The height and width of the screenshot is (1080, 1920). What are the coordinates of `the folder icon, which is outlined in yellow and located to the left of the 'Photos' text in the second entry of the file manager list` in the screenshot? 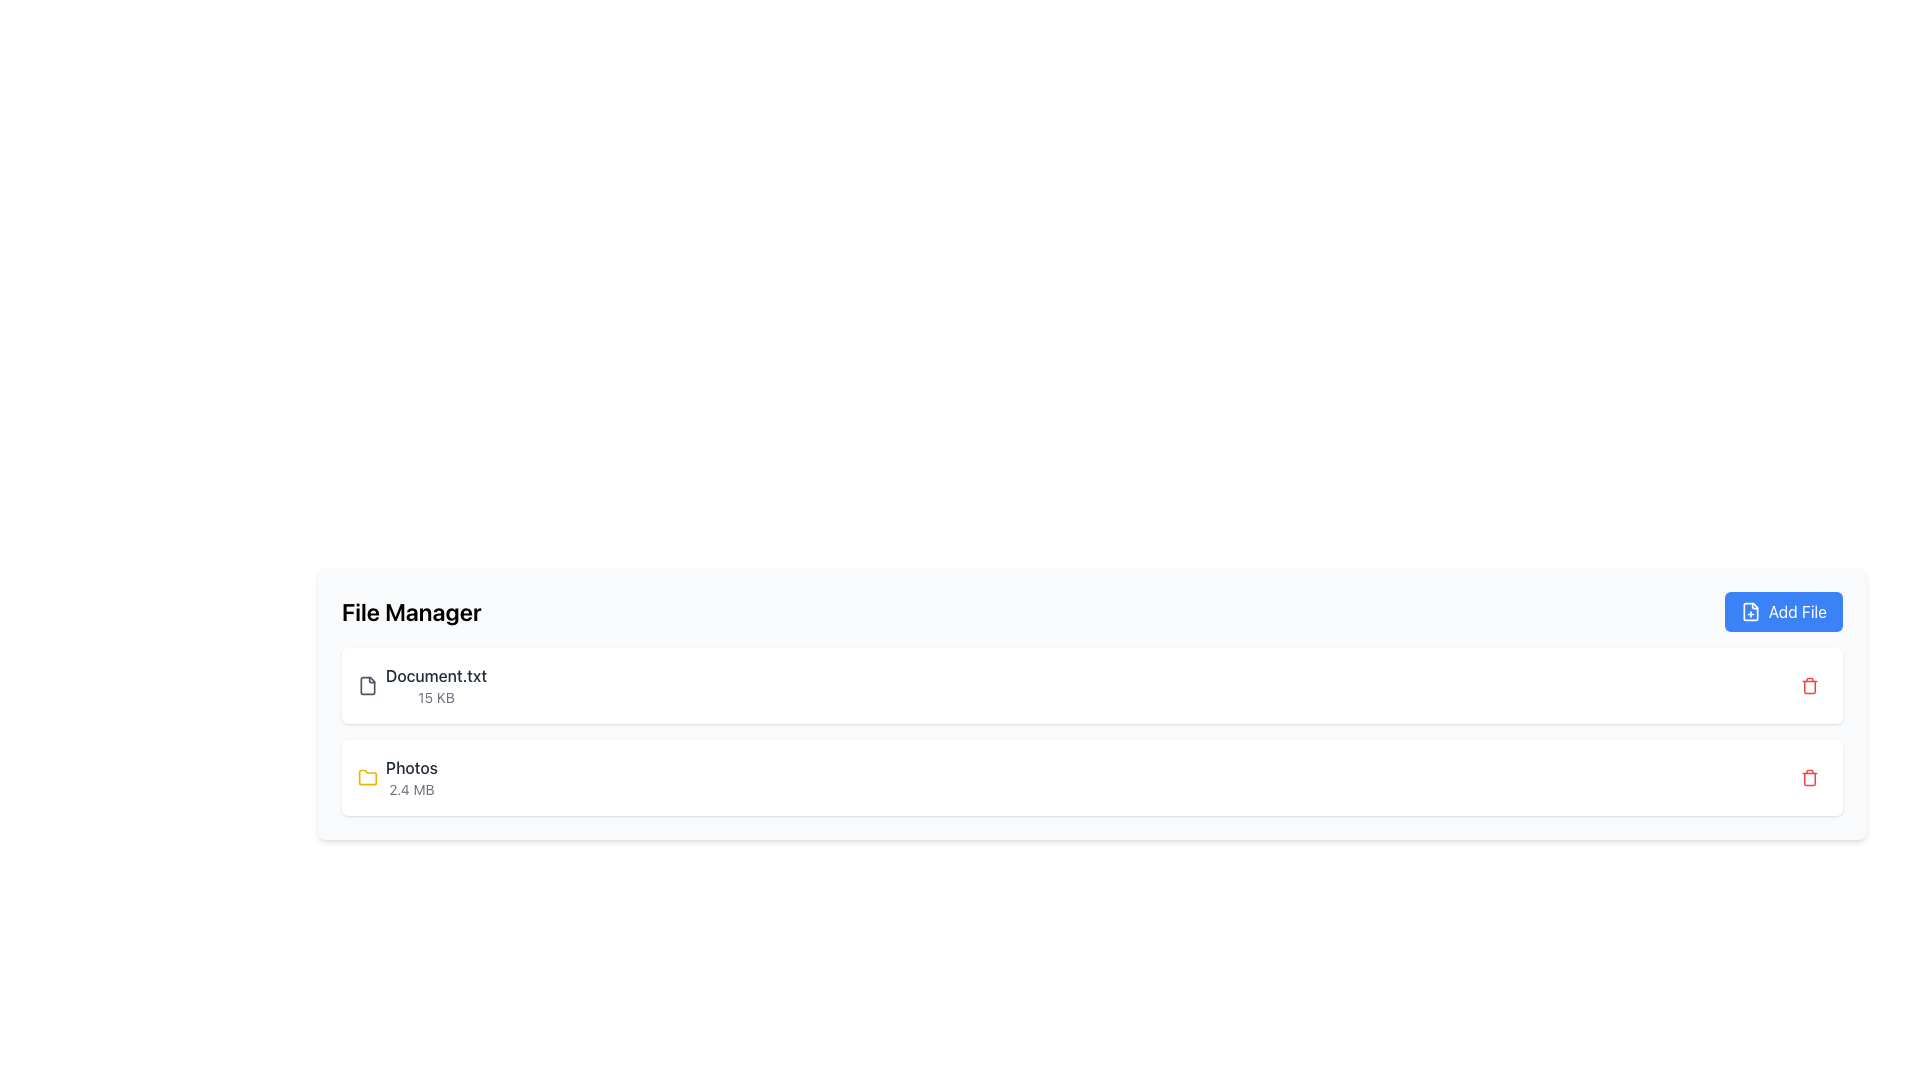 It's located at (368, 777).